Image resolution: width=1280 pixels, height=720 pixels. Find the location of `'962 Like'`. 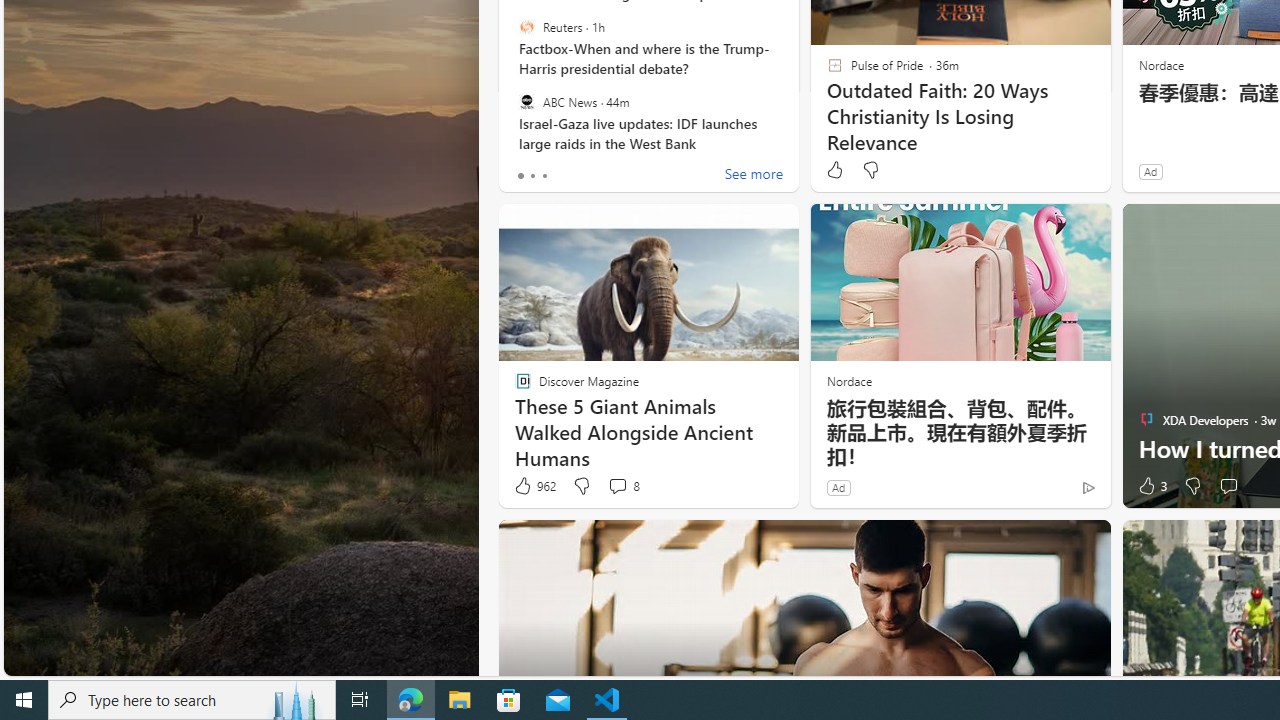

'962 Like' is located at coordinates (534, 486).